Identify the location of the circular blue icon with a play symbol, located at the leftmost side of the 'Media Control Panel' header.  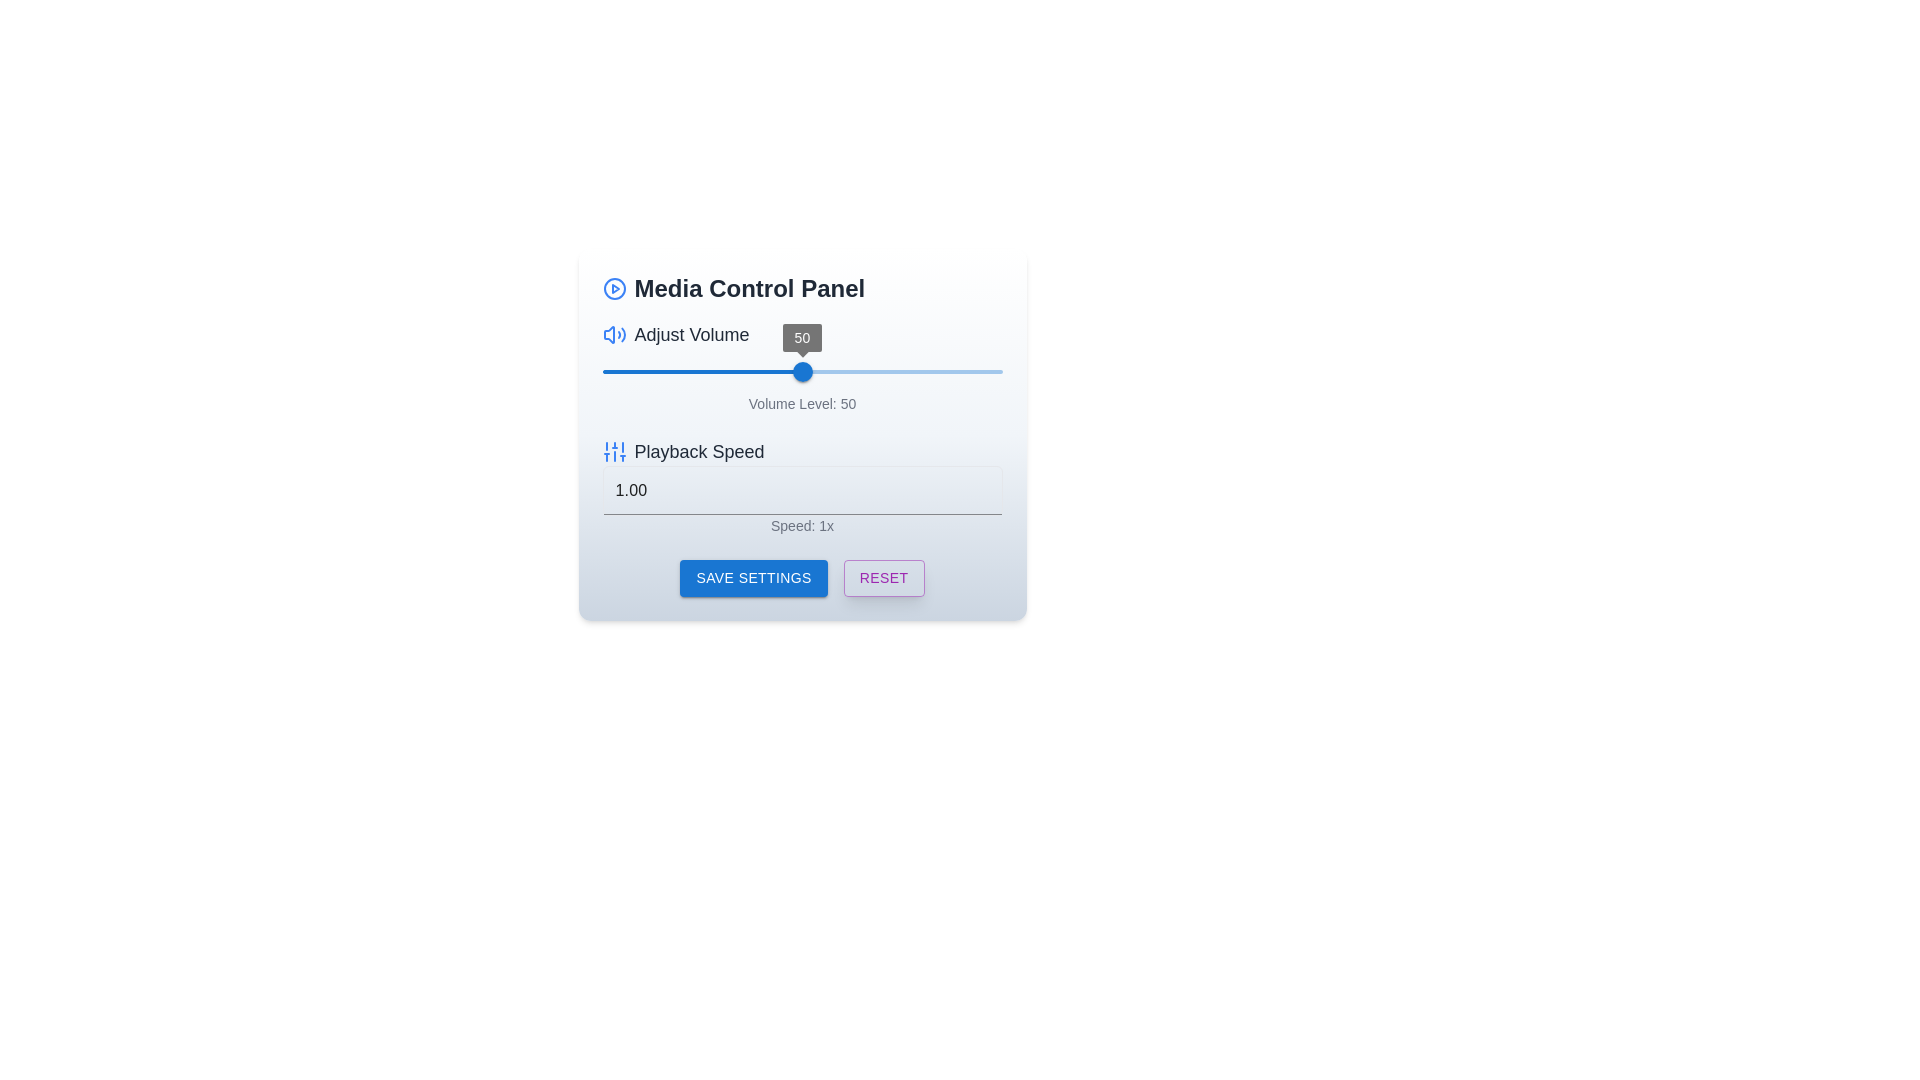
(613, 289).